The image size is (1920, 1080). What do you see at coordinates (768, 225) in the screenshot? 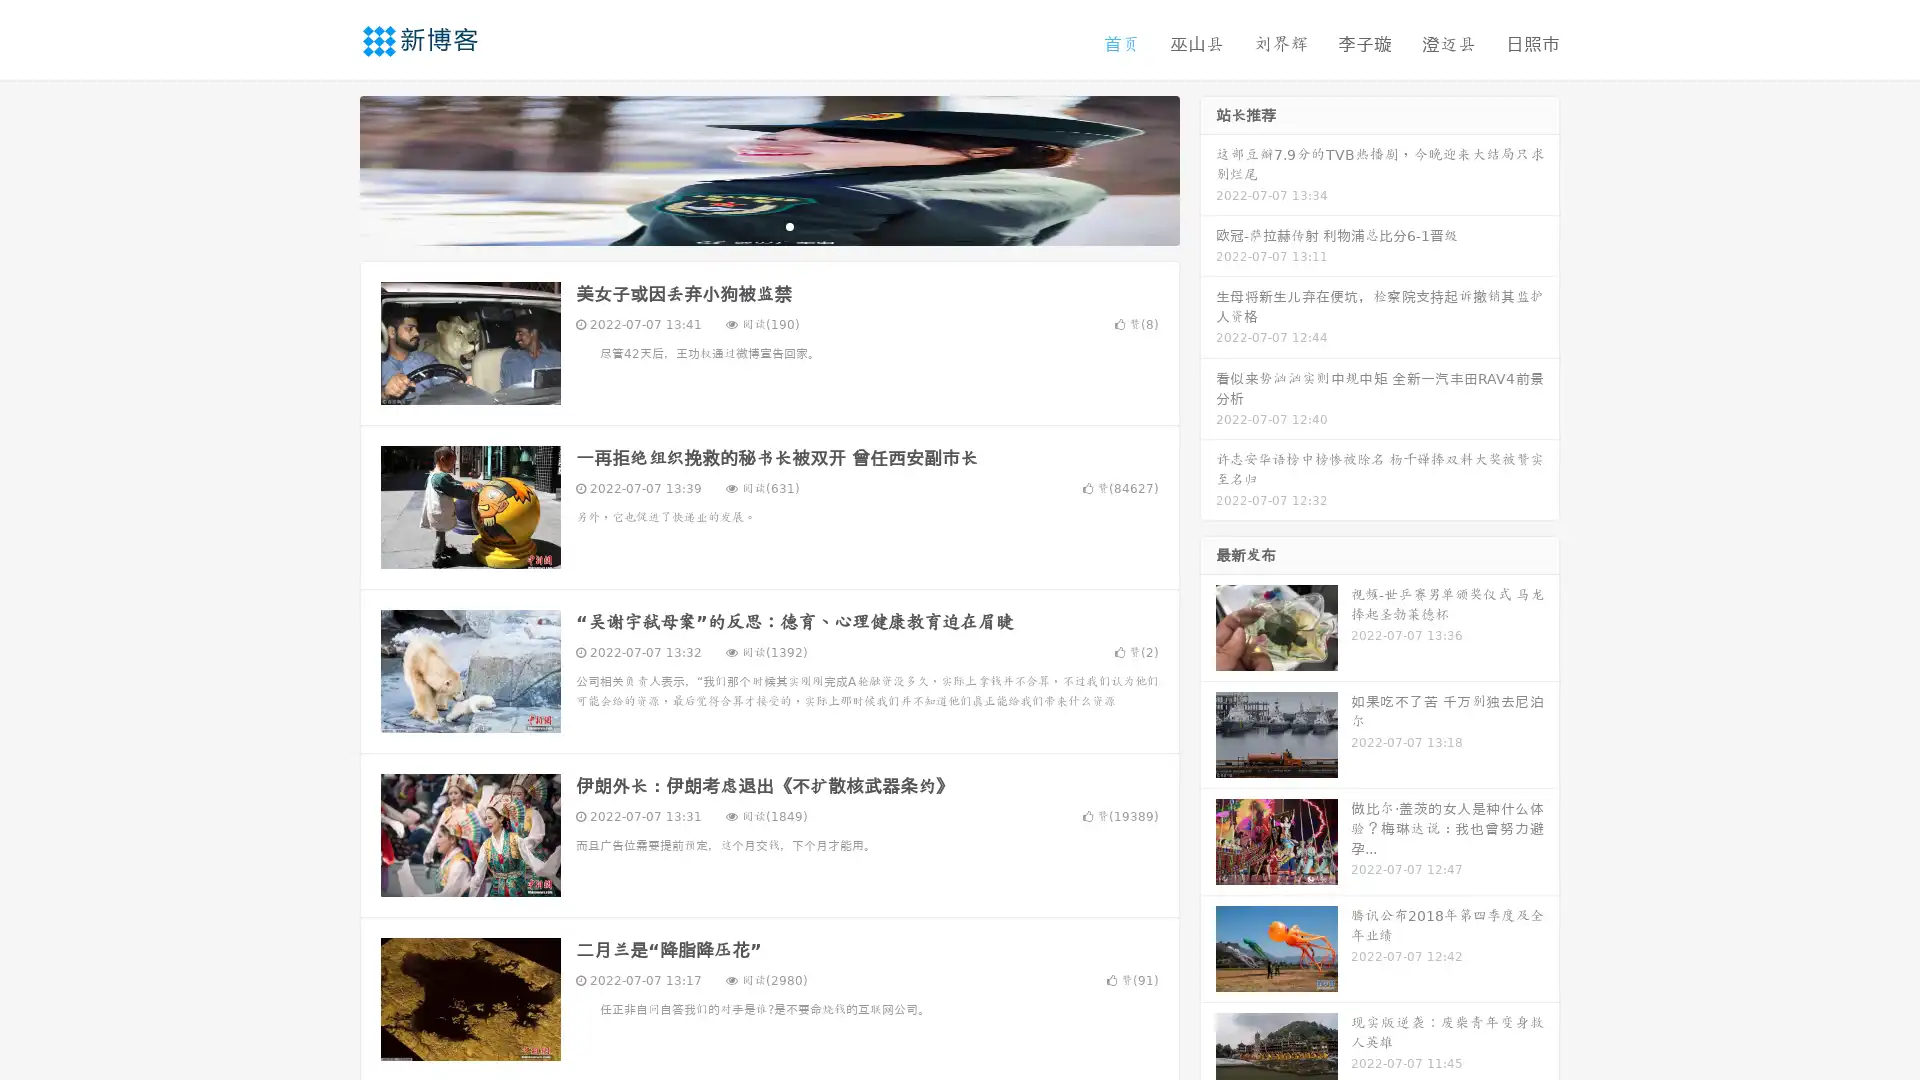
I see `Go to slide 2` at bounding box center [768, 225].